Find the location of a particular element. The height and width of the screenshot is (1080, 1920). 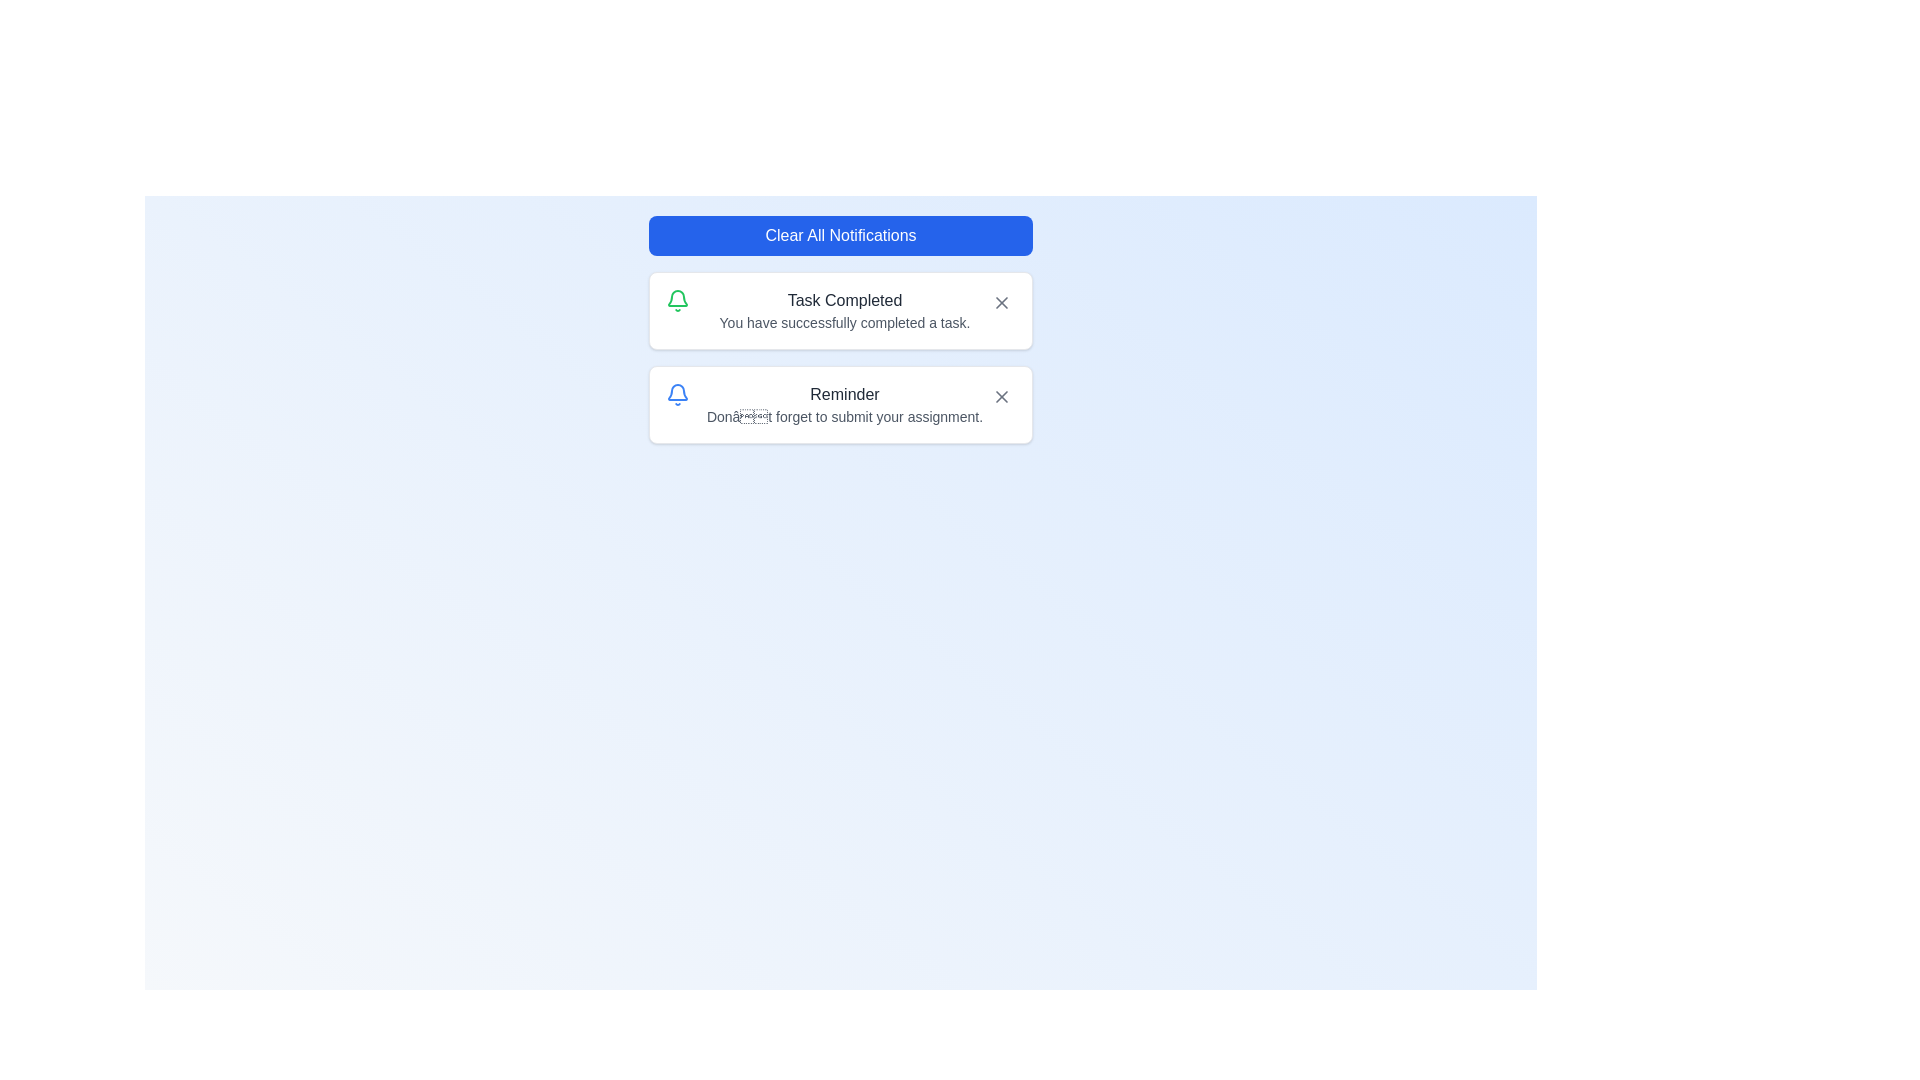

the close button located at the top right corner of the notification card is located at coordinates (1002, 303).